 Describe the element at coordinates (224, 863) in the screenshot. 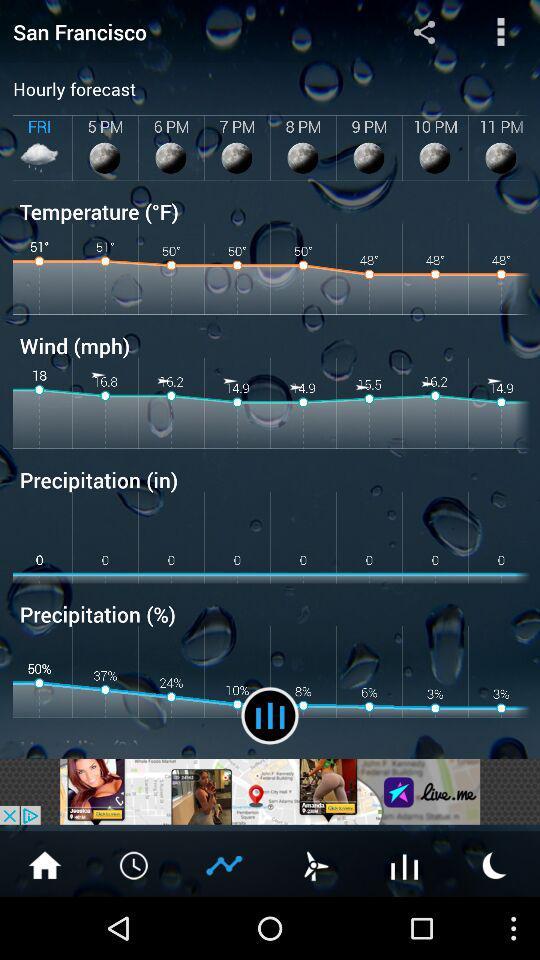

I see `see trends` at that location.